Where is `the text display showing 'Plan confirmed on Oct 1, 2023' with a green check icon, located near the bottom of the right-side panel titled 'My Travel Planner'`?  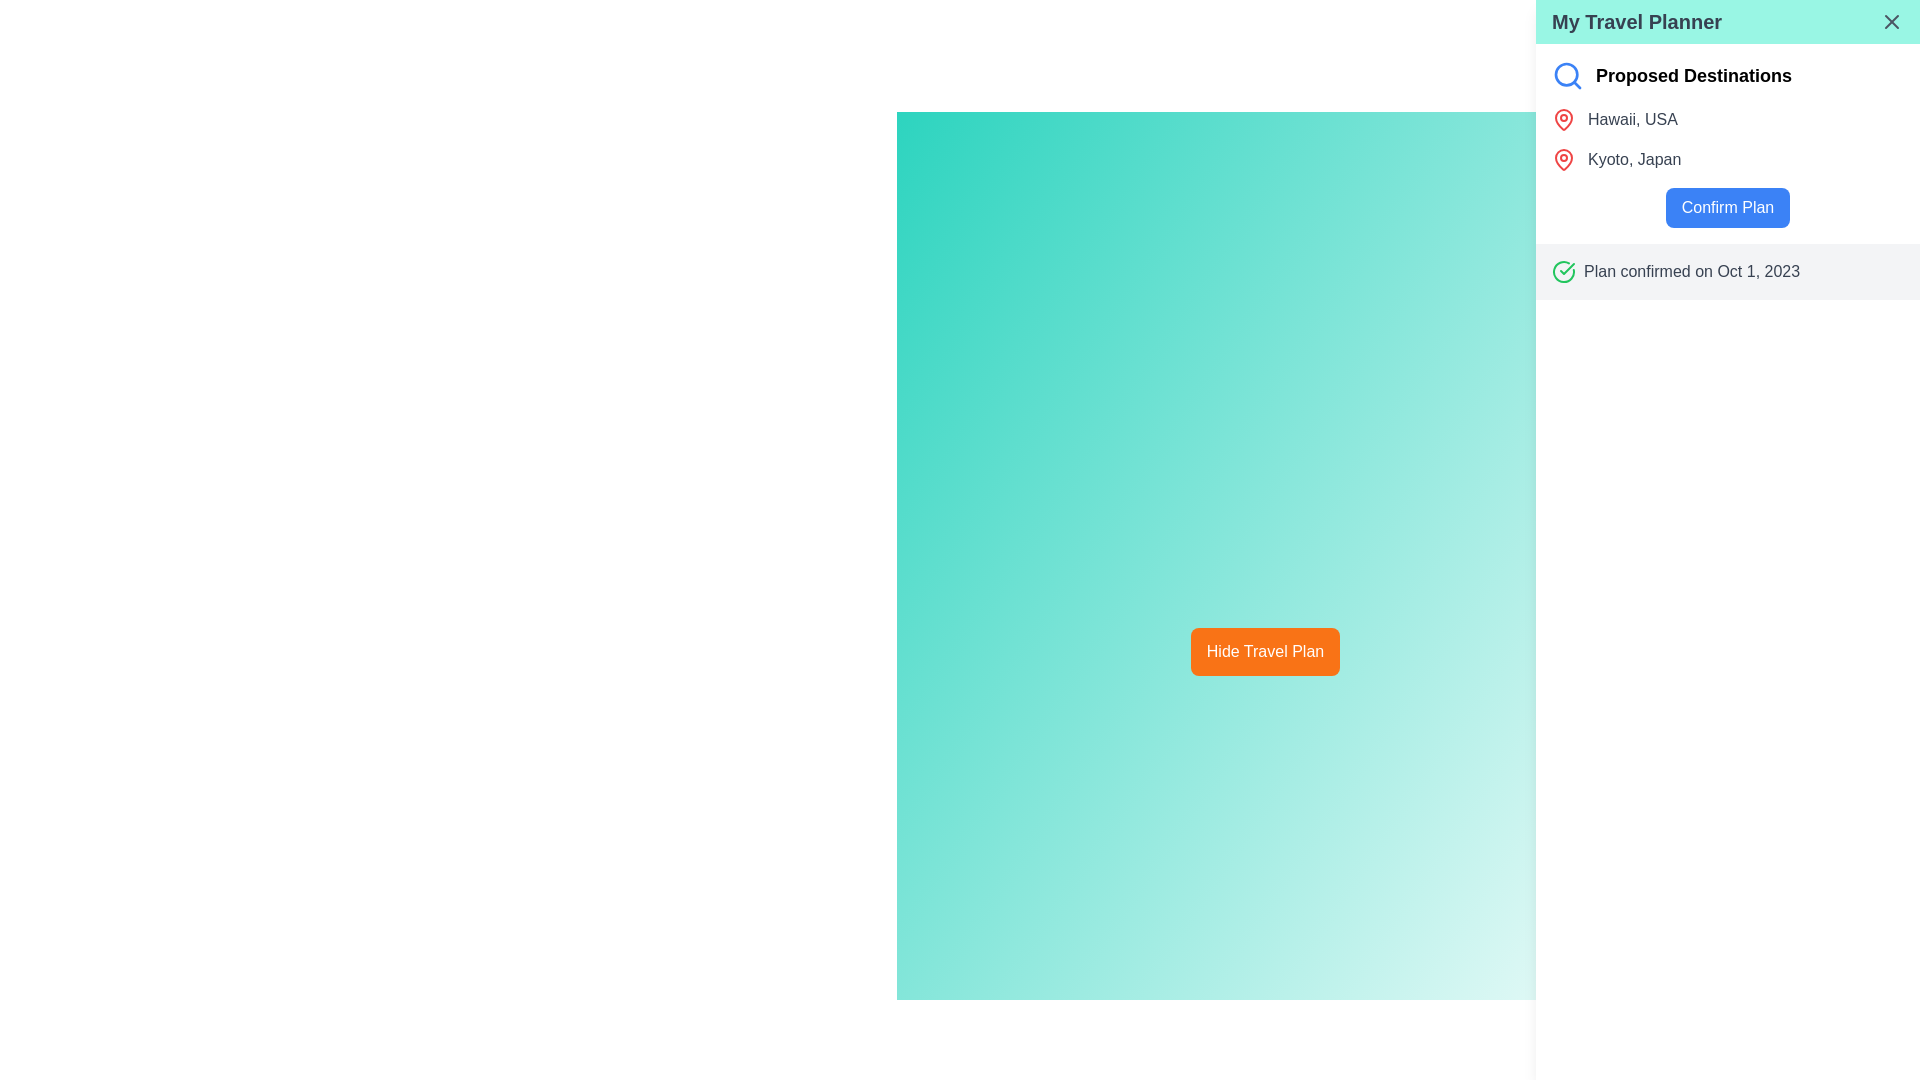
the text display showing 'Plan confirmed on Oct 1, 2023' with a green check icon, located near the bottom of the right-side panel titled 'My Travel Planner' is located at coordinates (1727, 272).